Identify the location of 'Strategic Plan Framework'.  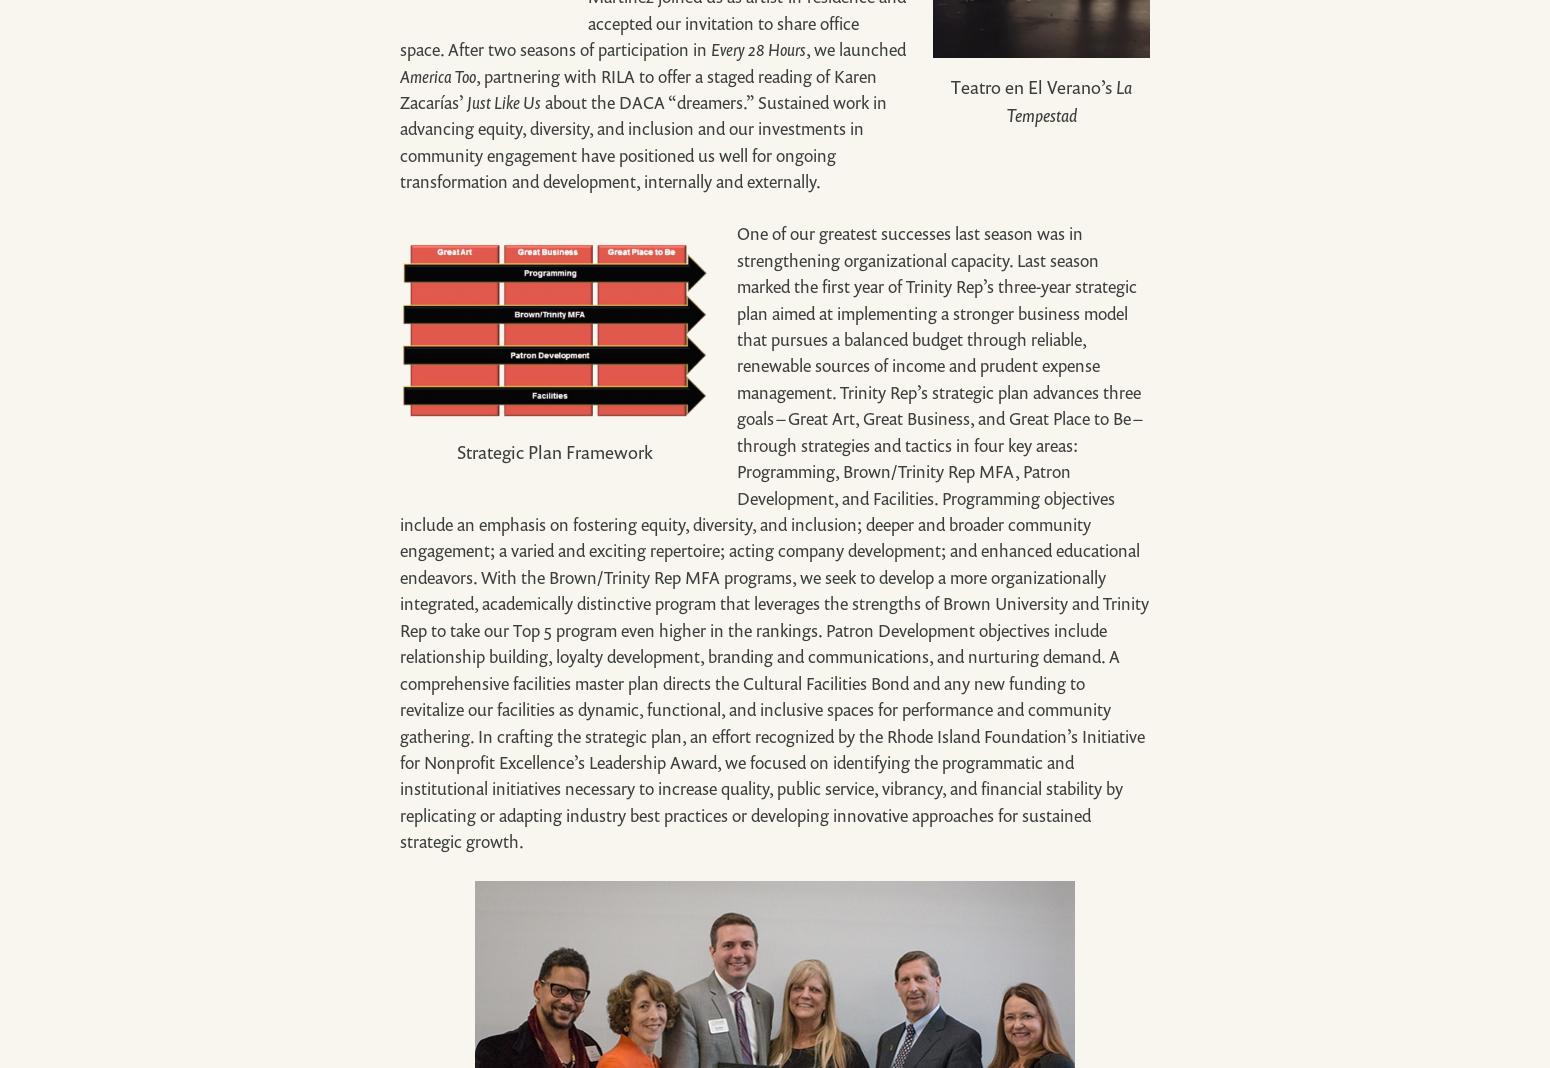
(555, 451).